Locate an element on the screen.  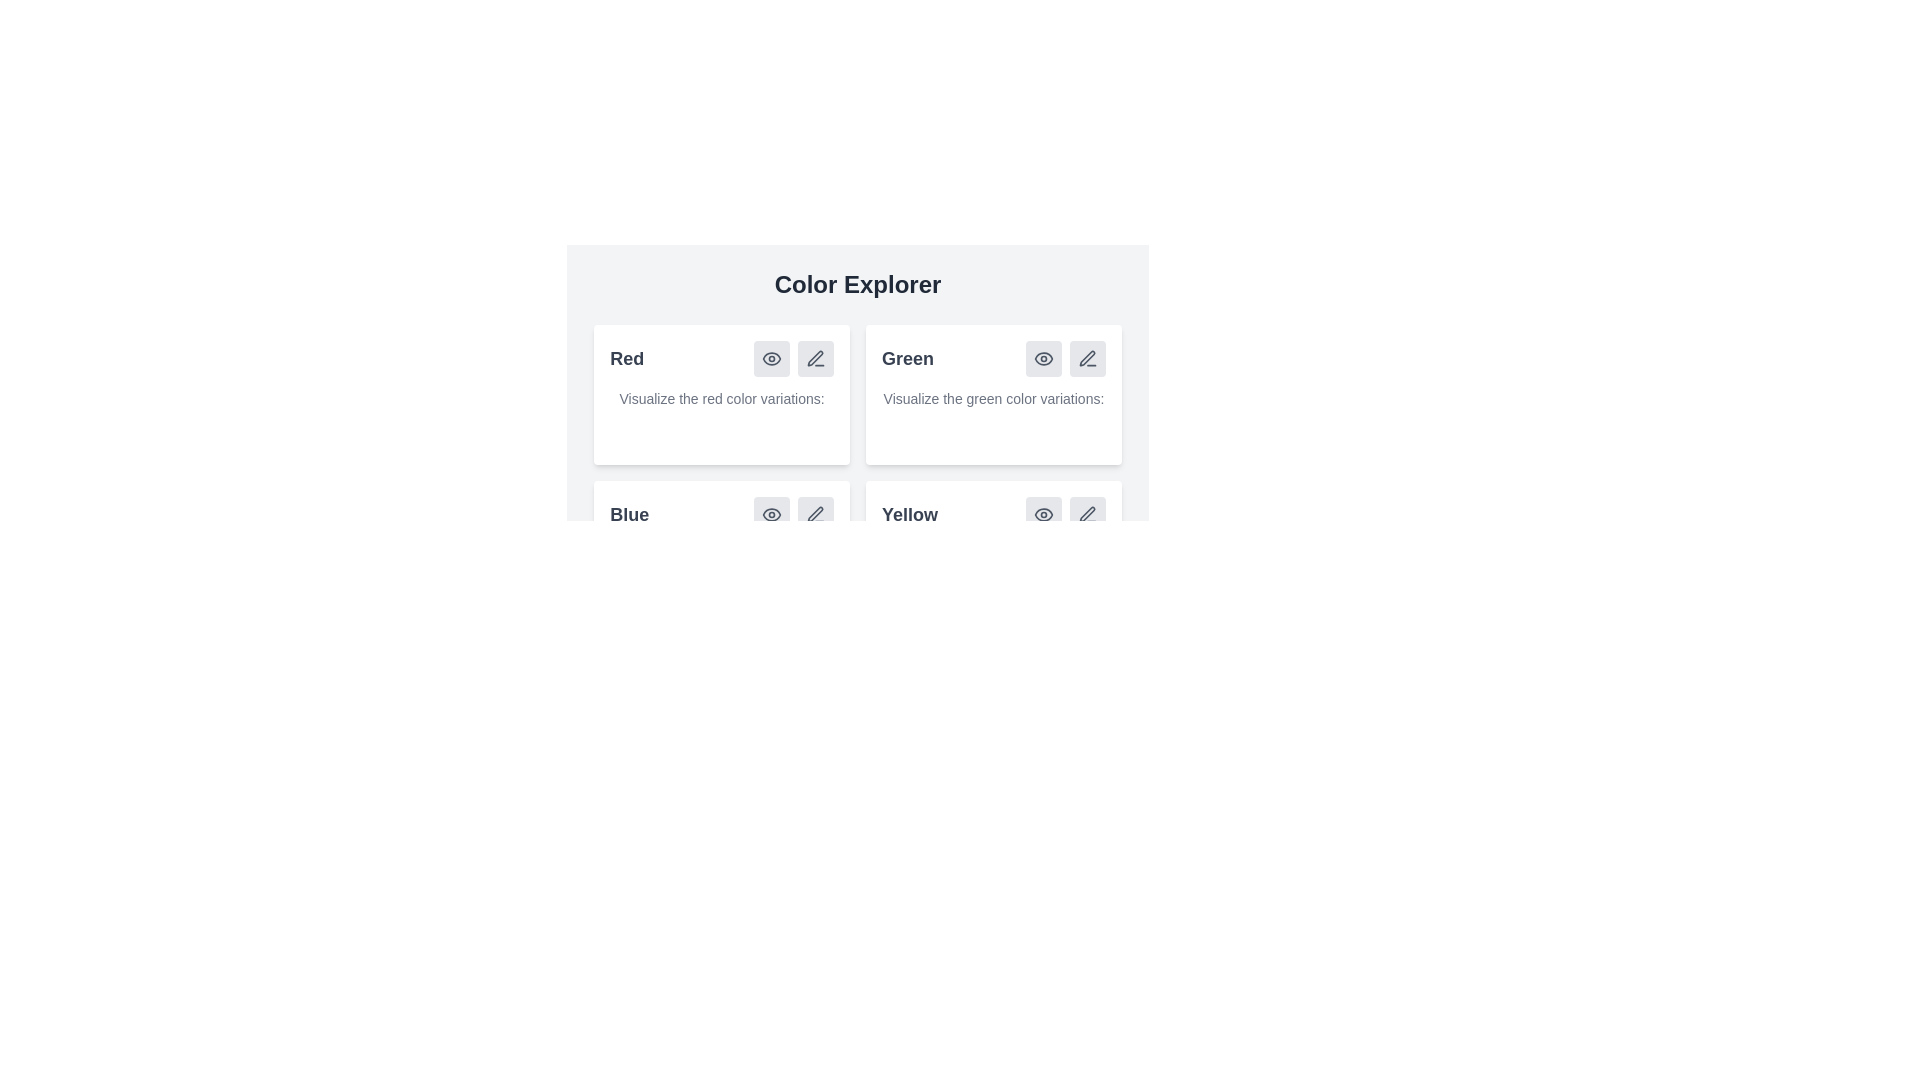
the text label representing the color 'Yellow' located in the lower-right card under the 'Color Explorer' section is located at coordinates (909, 514).